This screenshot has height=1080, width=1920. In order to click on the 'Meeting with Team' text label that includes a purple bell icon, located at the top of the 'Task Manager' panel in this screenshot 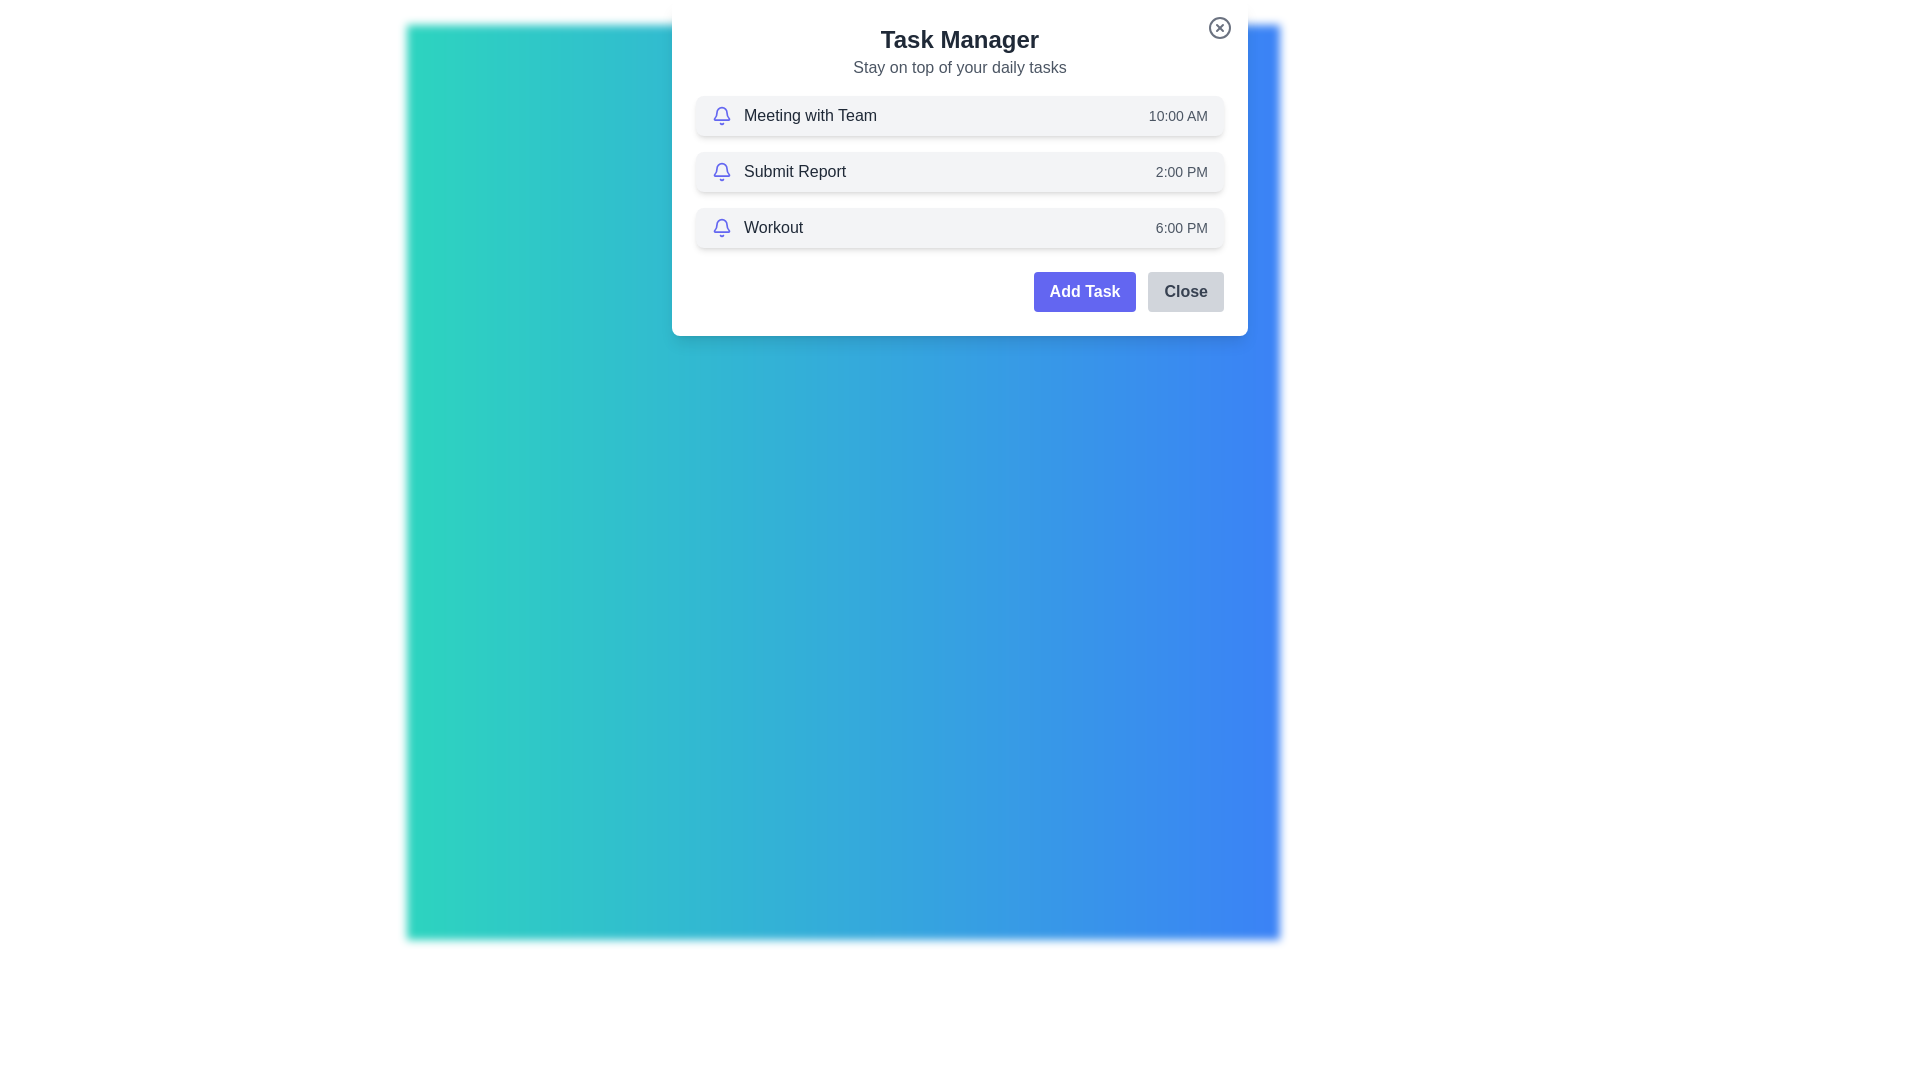, I will do `click(793, 115)`.